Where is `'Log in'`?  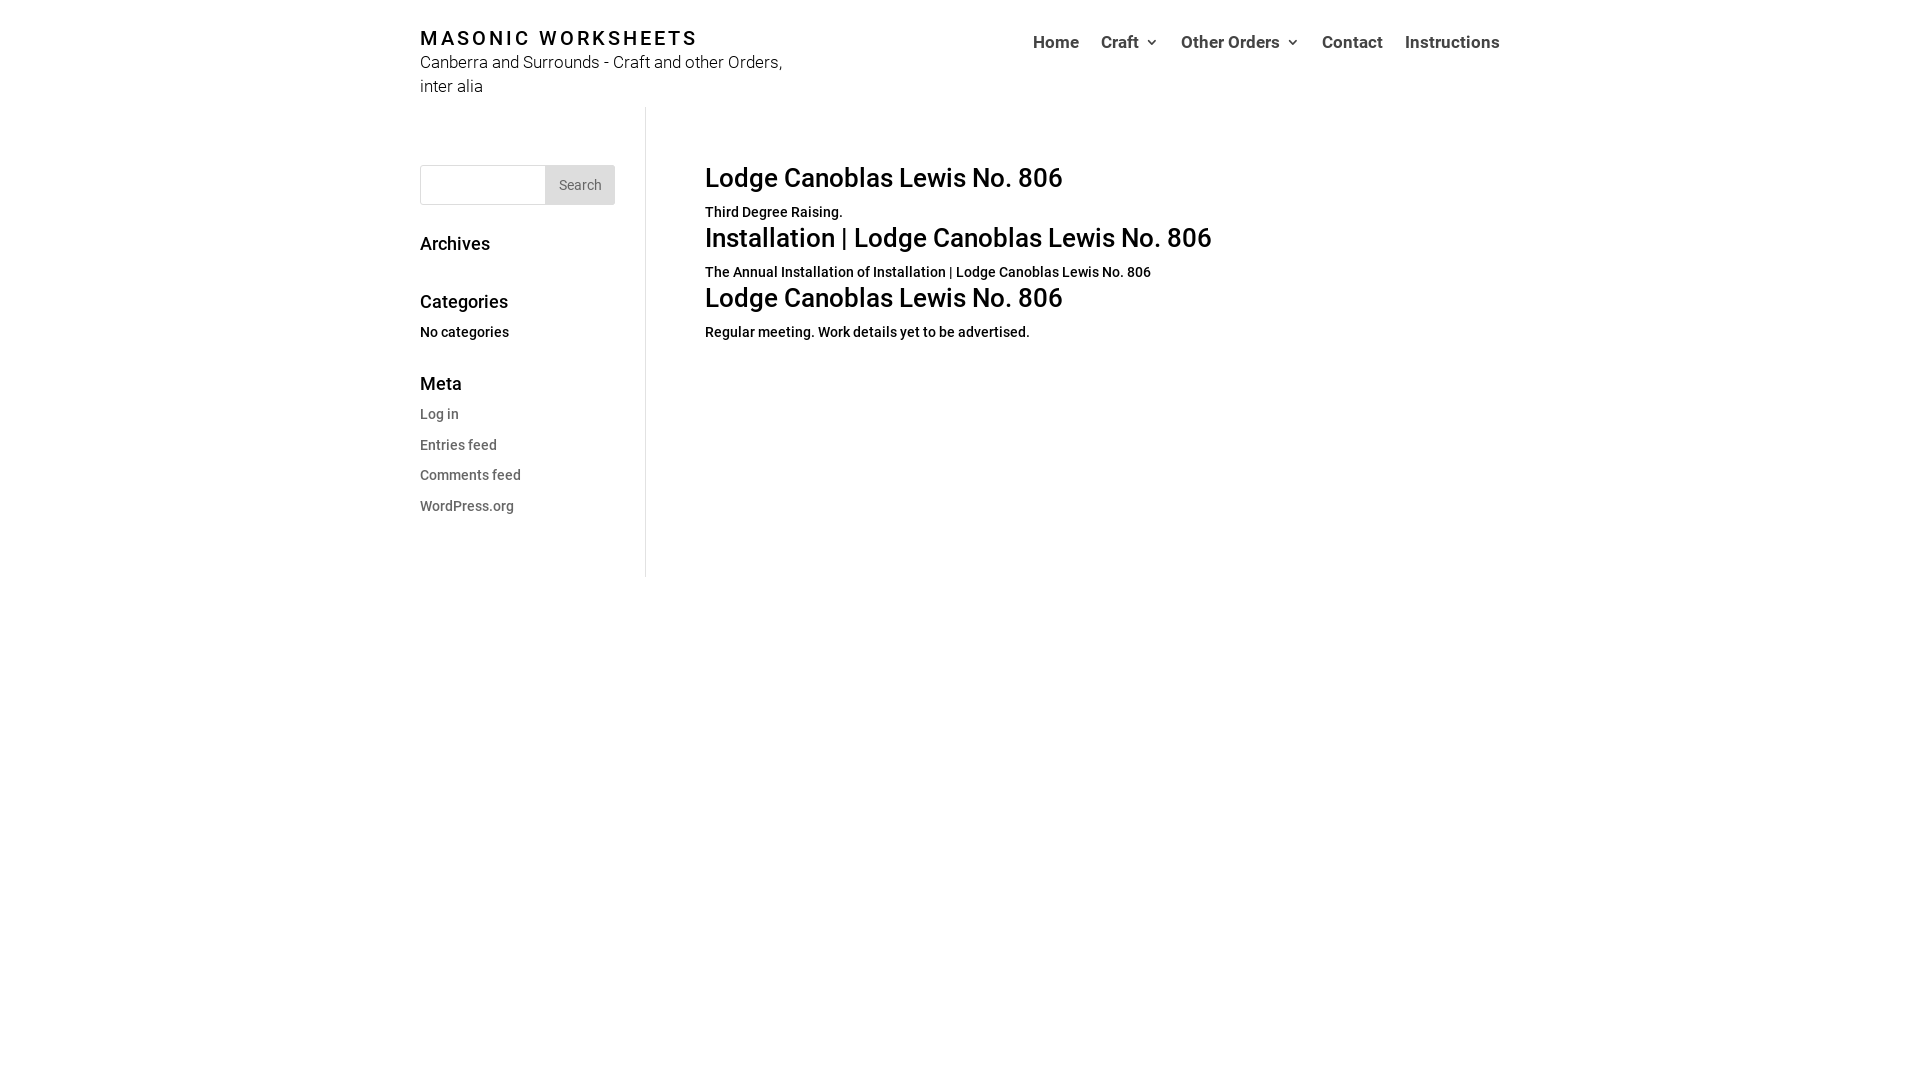 'Log in' is located at coordinates (438, 412).